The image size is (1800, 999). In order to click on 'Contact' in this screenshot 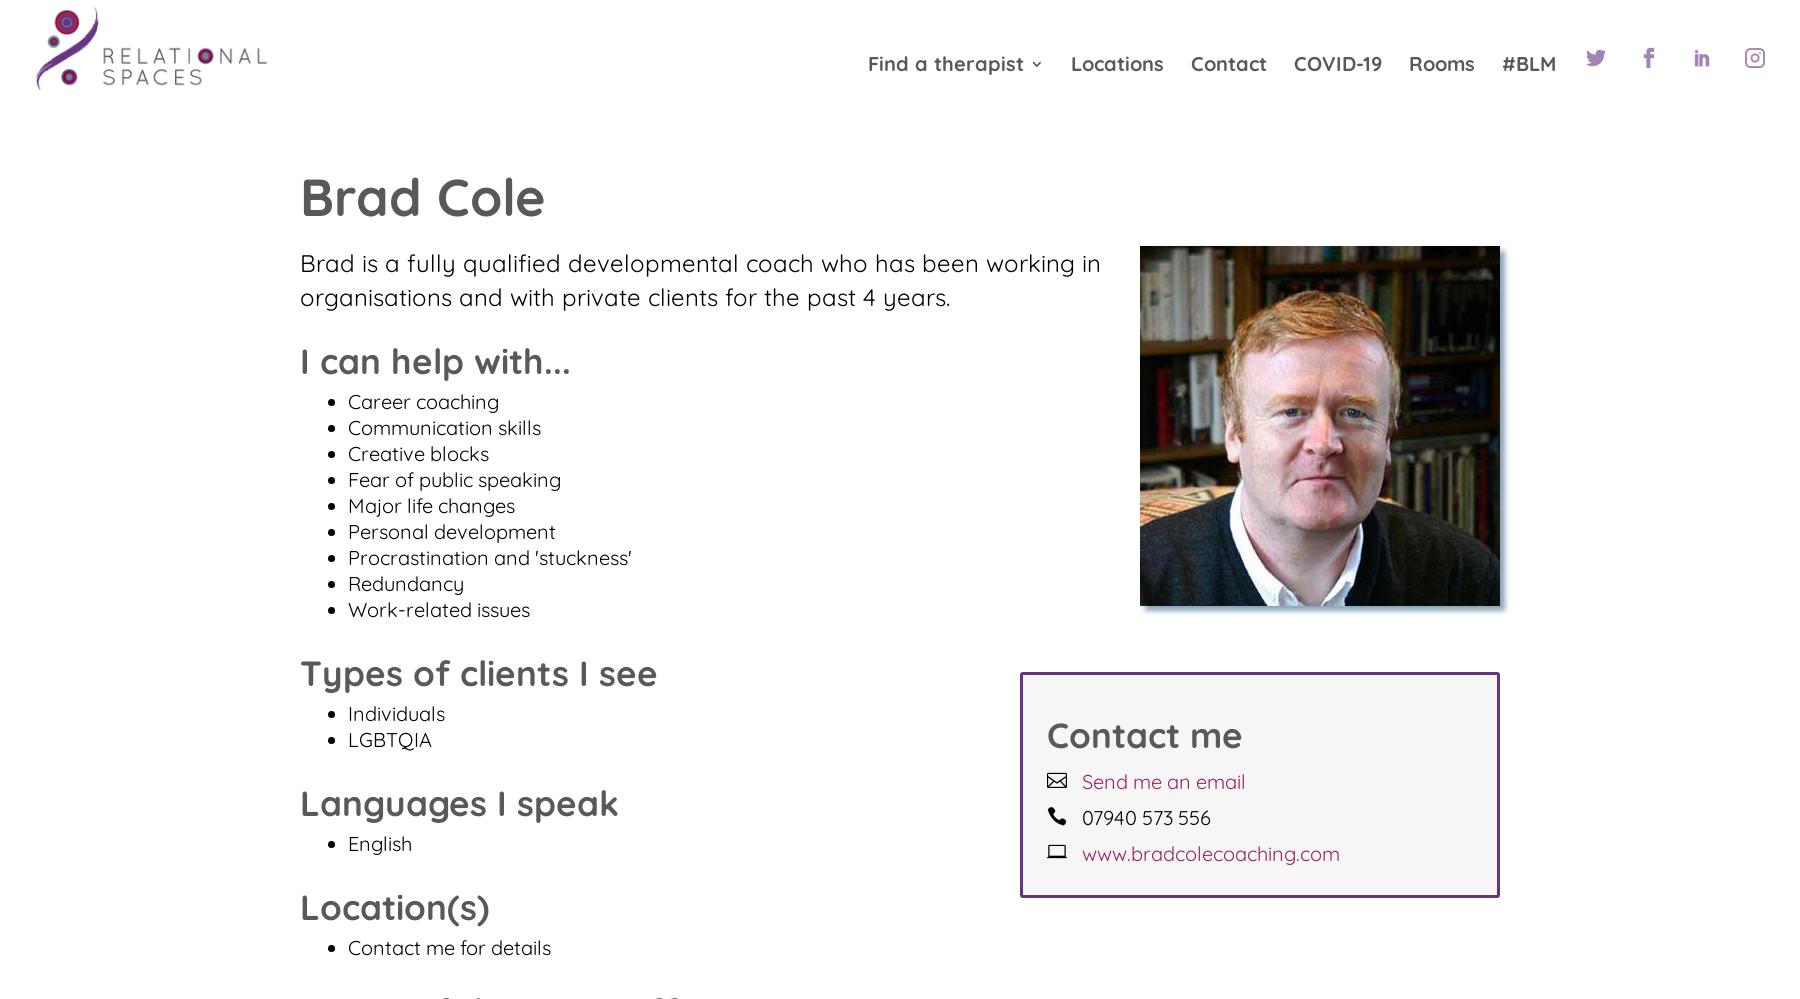, I will do `click(1228, 67)`.